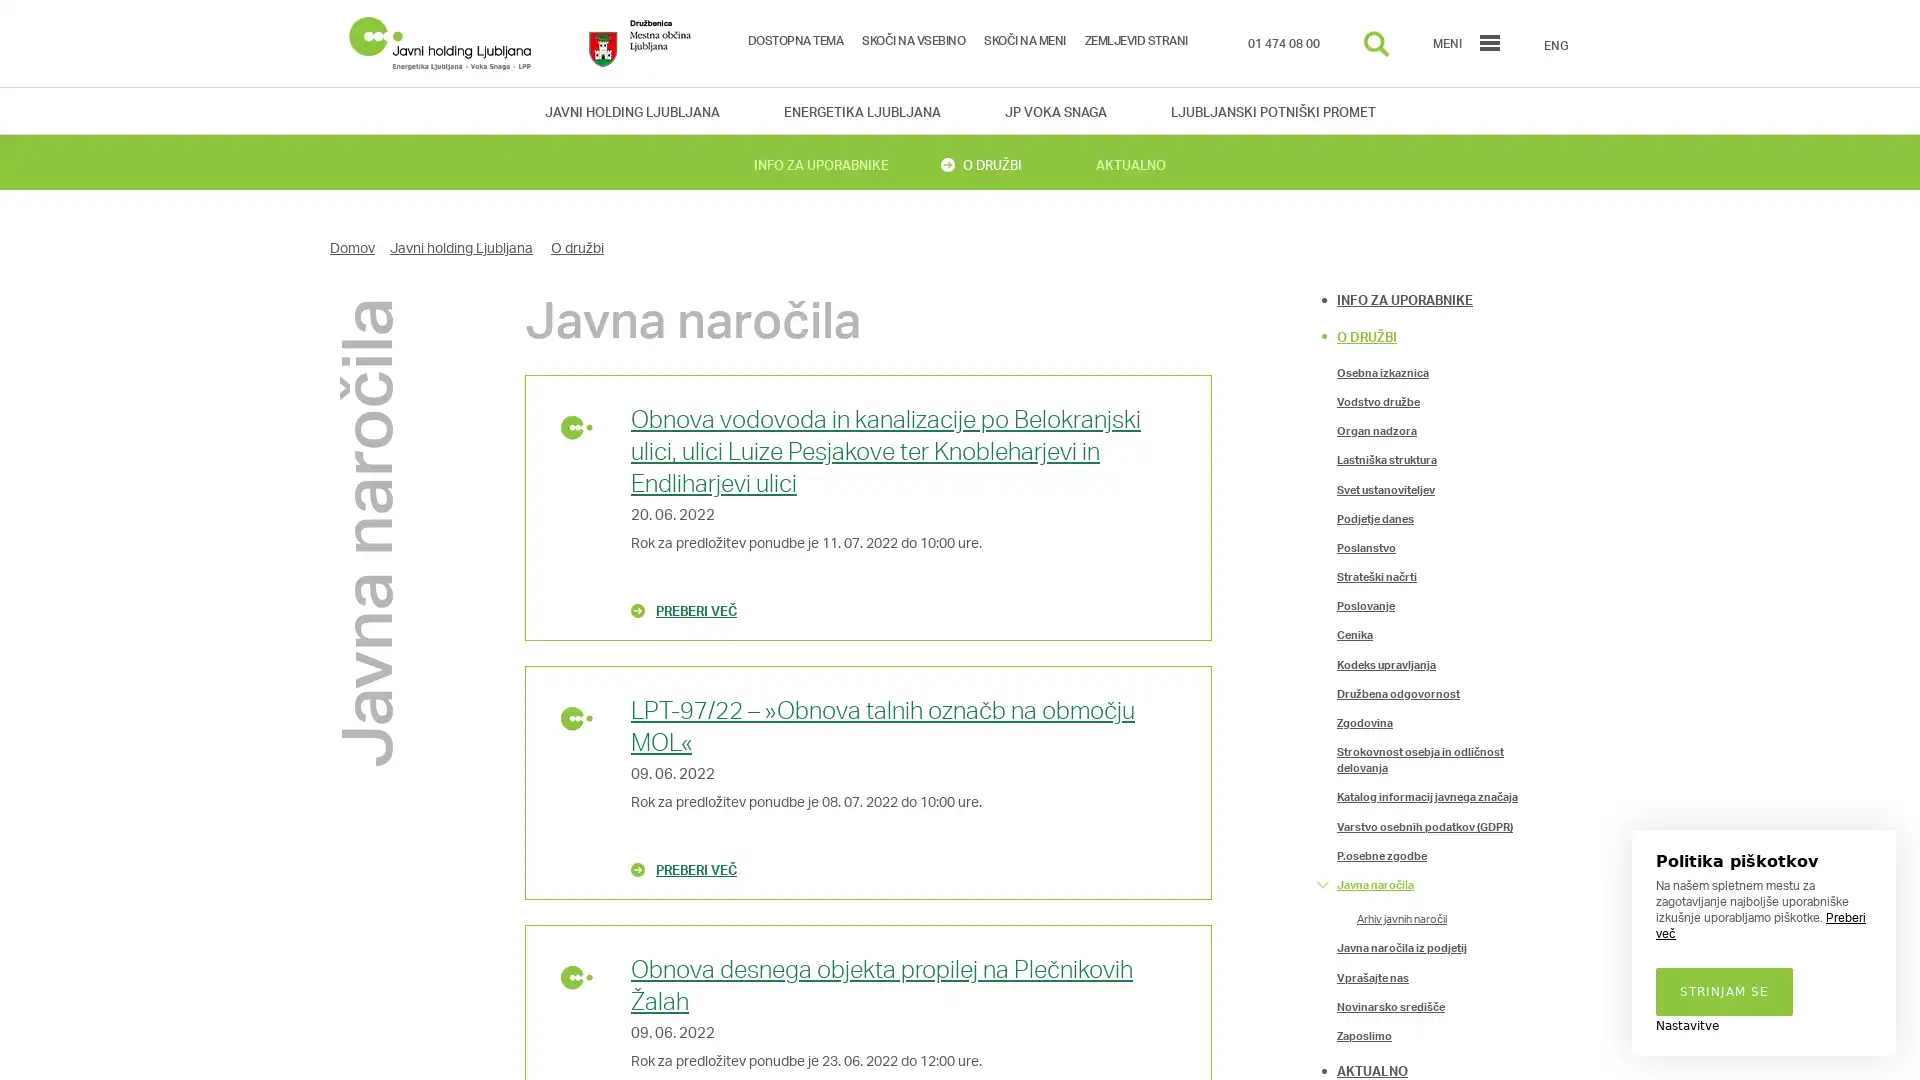  What do you see at coordinates (1323, 1006) in the screenshot?
I see `Razsiri meni` at bounding box center [1323, 1006].